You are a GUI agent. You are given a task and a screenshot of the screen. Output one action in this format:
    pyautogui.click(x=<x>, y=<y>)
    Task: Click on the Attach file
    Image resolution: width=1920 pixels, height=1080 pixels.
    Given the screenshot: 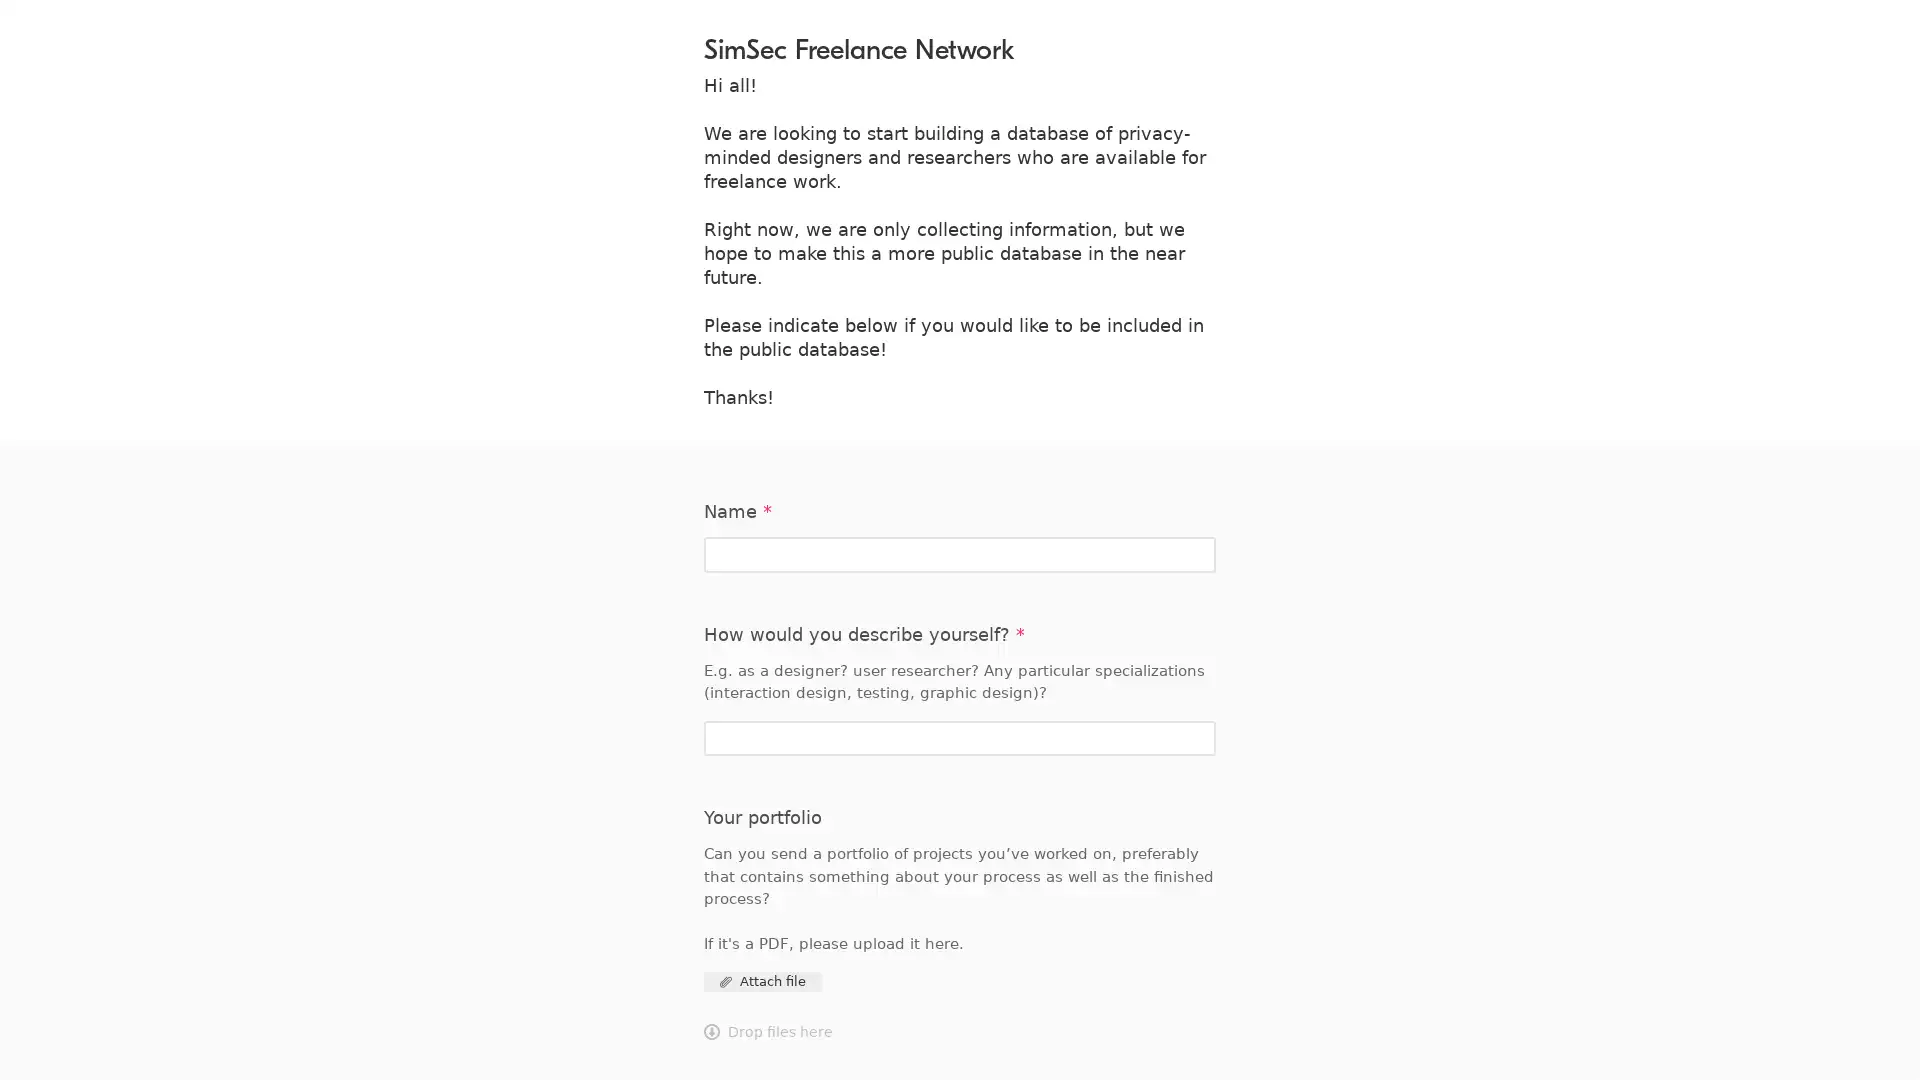 What is the action you would take?
    pyautogui.click(x=762, y=979)
    